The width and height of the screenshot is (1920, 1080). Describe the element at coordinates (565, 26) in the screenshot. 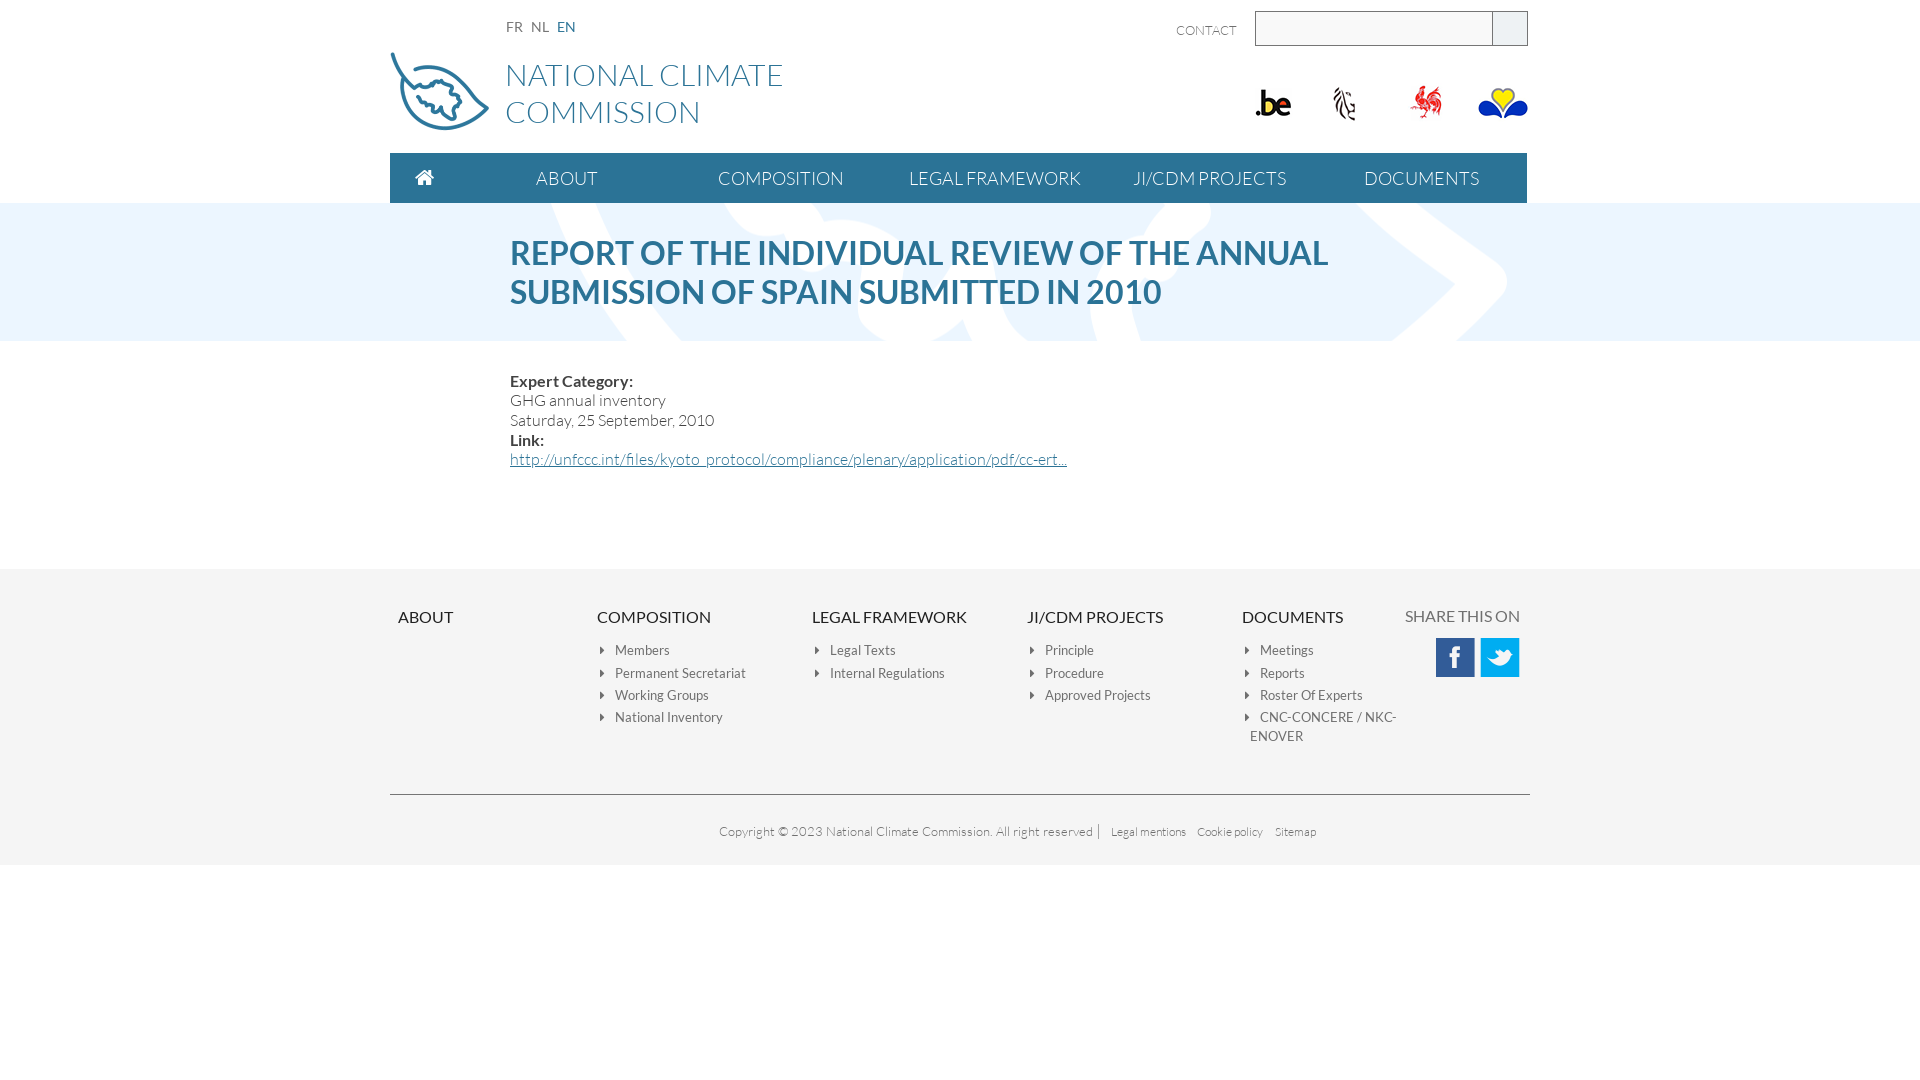

I see `'EN'` at that location.